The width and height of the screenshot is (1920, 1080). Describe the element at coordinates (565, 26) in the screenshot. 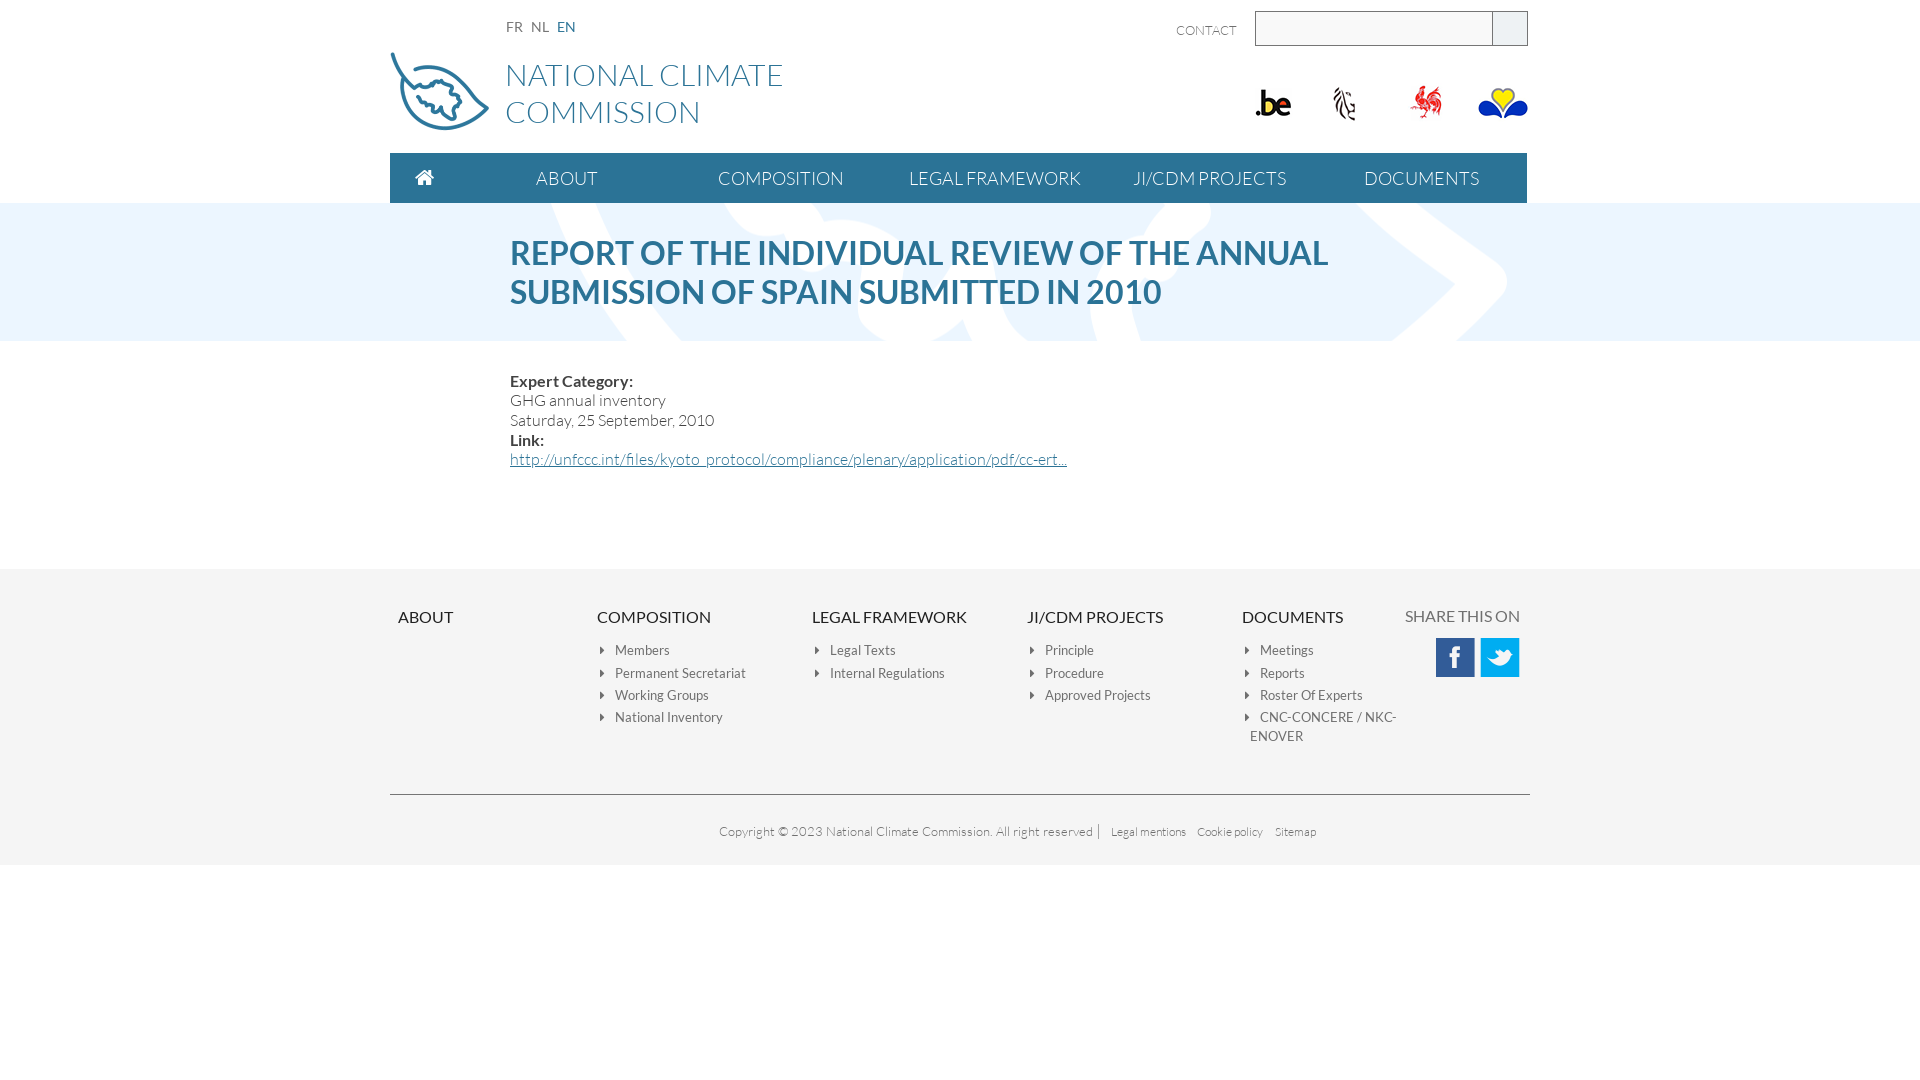

I see `'EN'` at that location.